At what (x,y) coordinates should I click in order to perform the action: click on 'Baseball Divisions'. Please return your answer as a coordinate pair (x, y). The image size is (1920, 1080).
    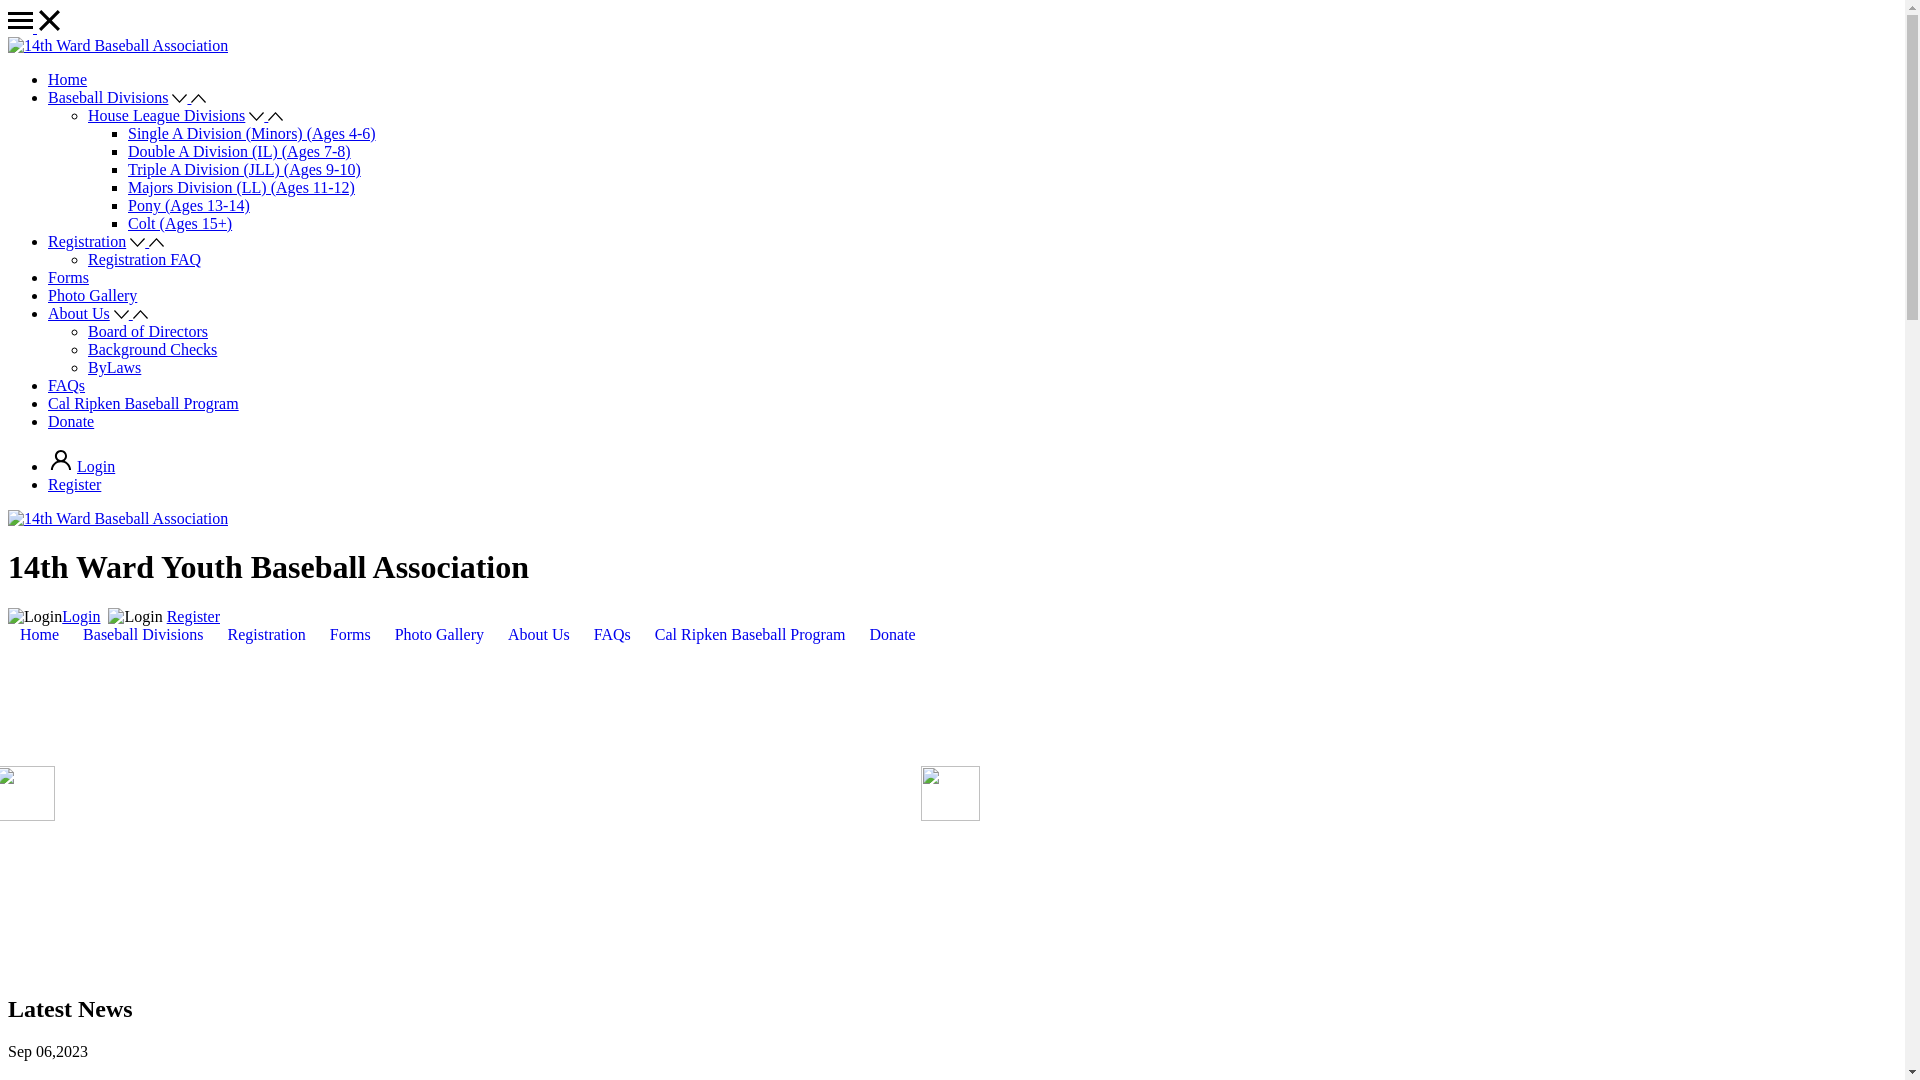
    Looking at the image, I should click on (106, 97).